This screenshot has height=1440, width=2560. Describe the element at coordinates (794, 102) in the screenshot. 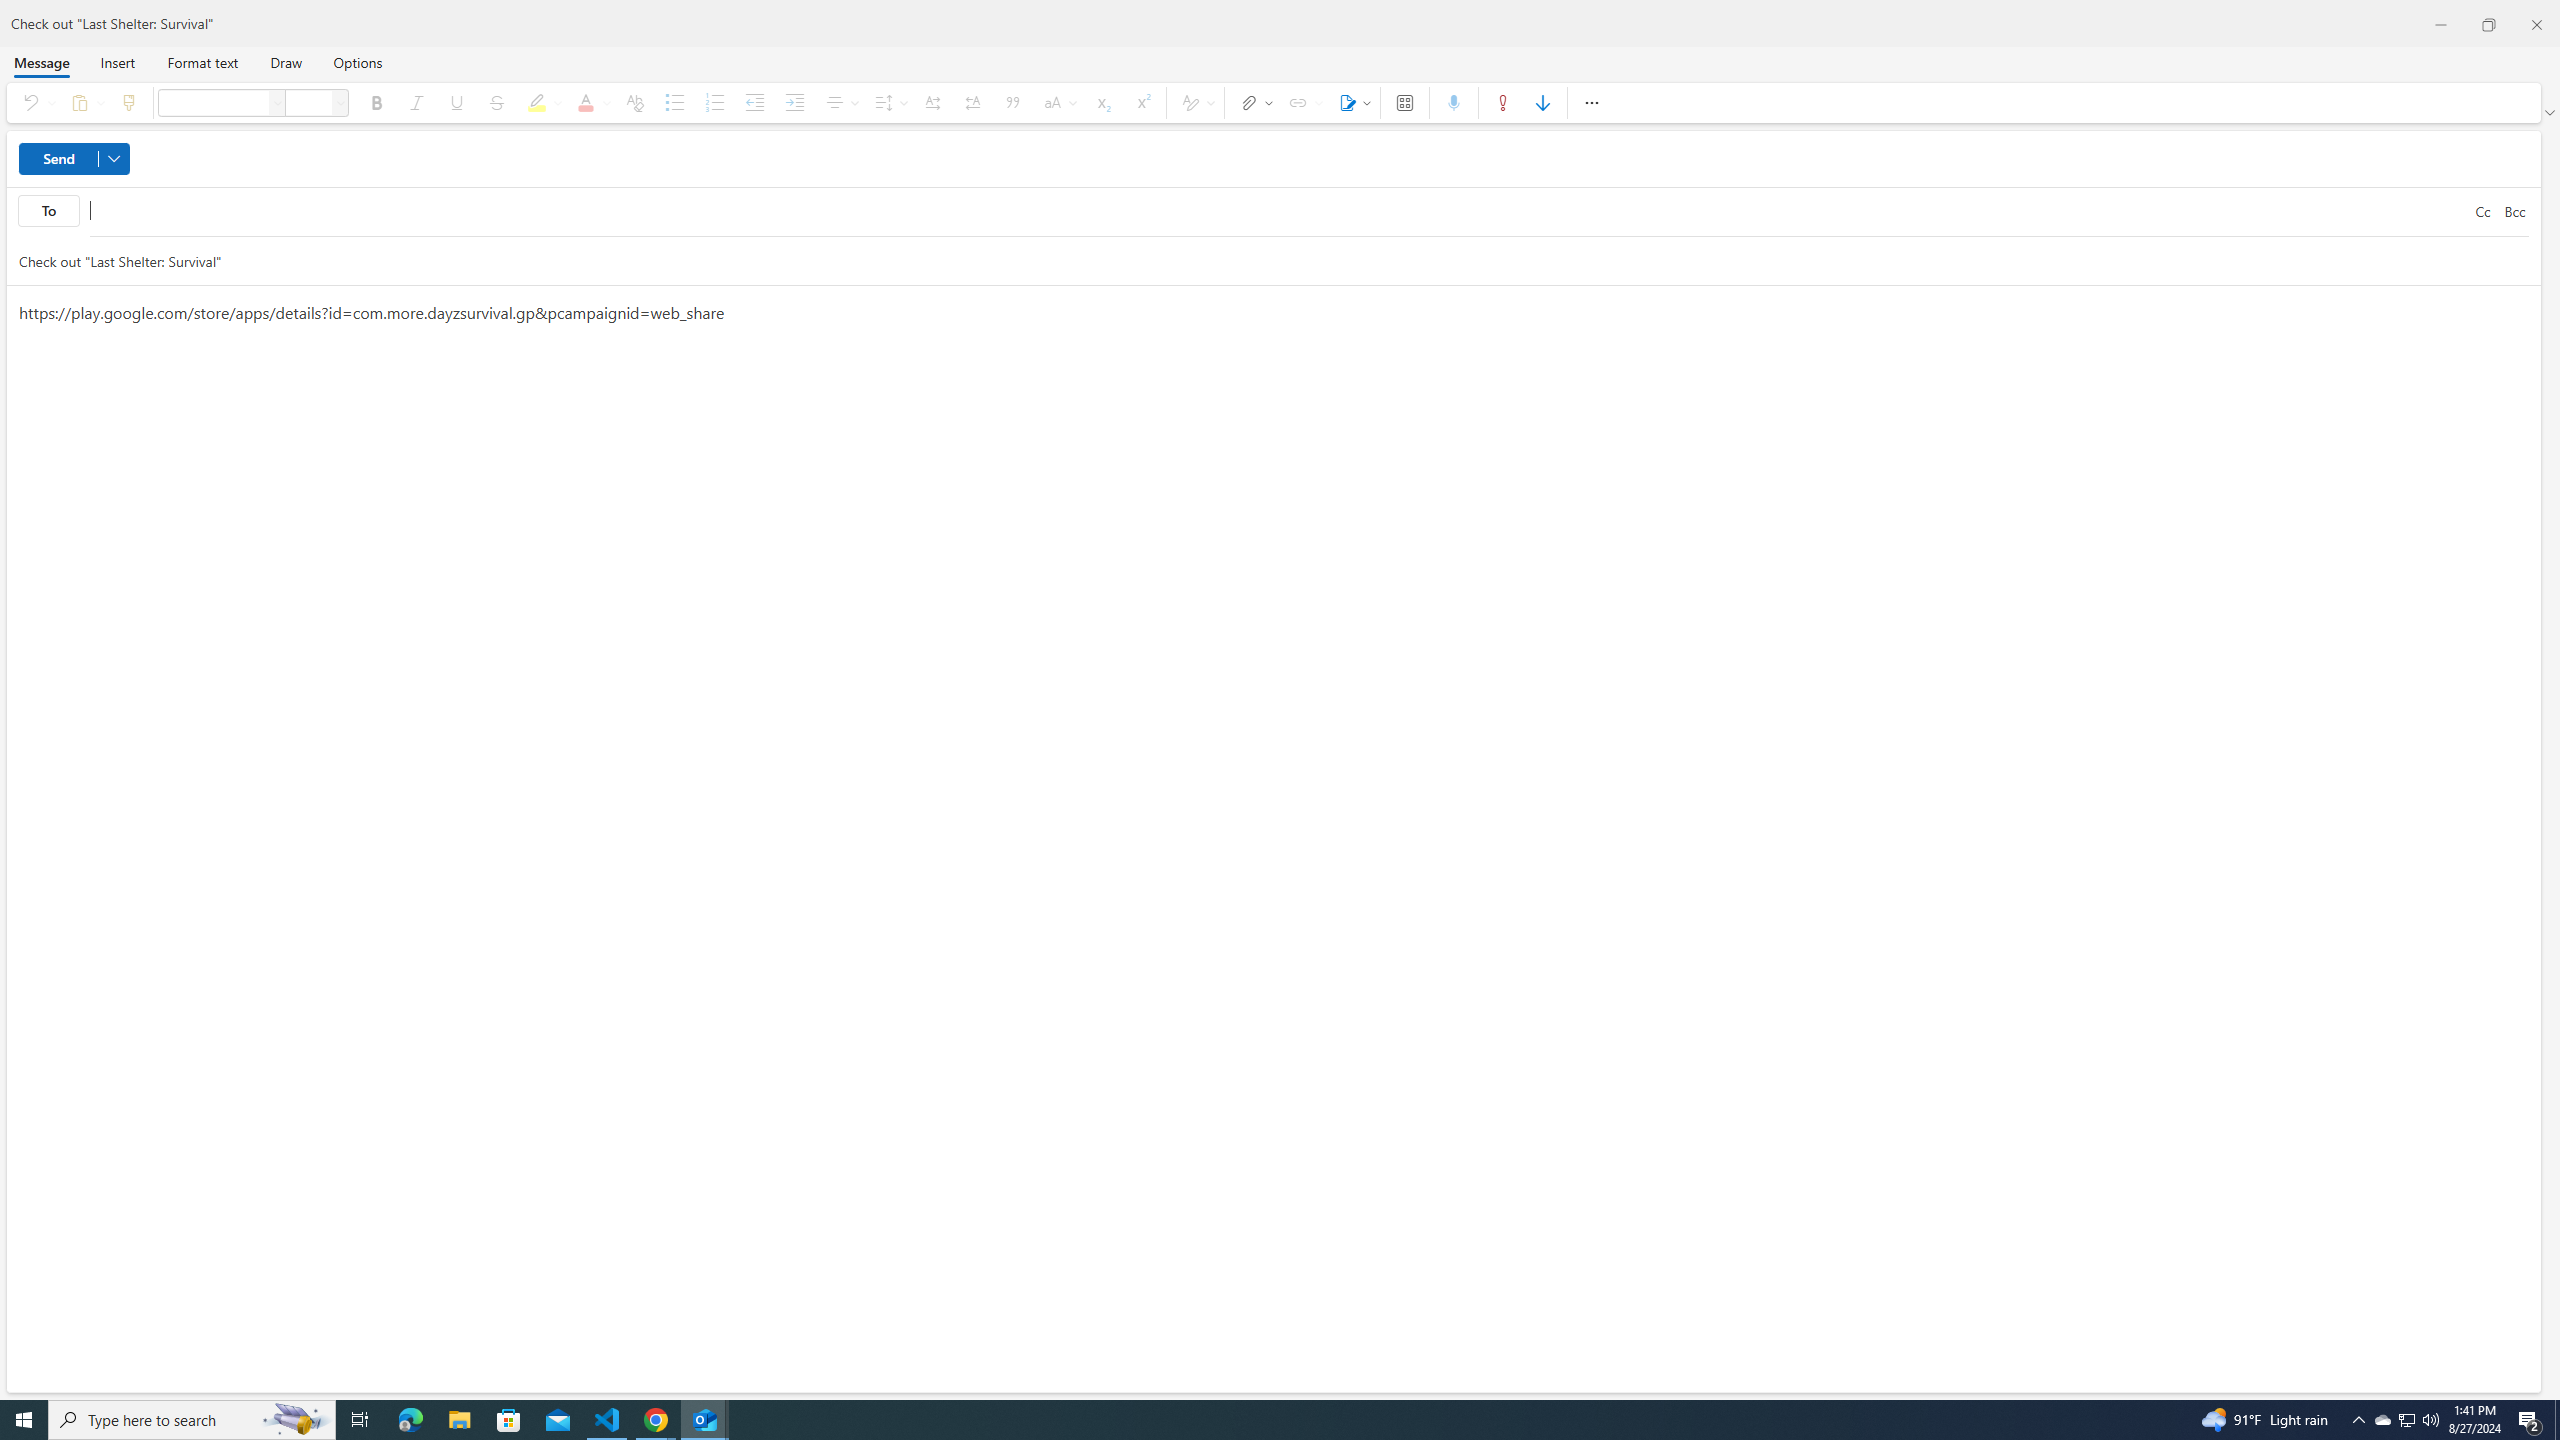

I see `'Increase indent'` at that location.